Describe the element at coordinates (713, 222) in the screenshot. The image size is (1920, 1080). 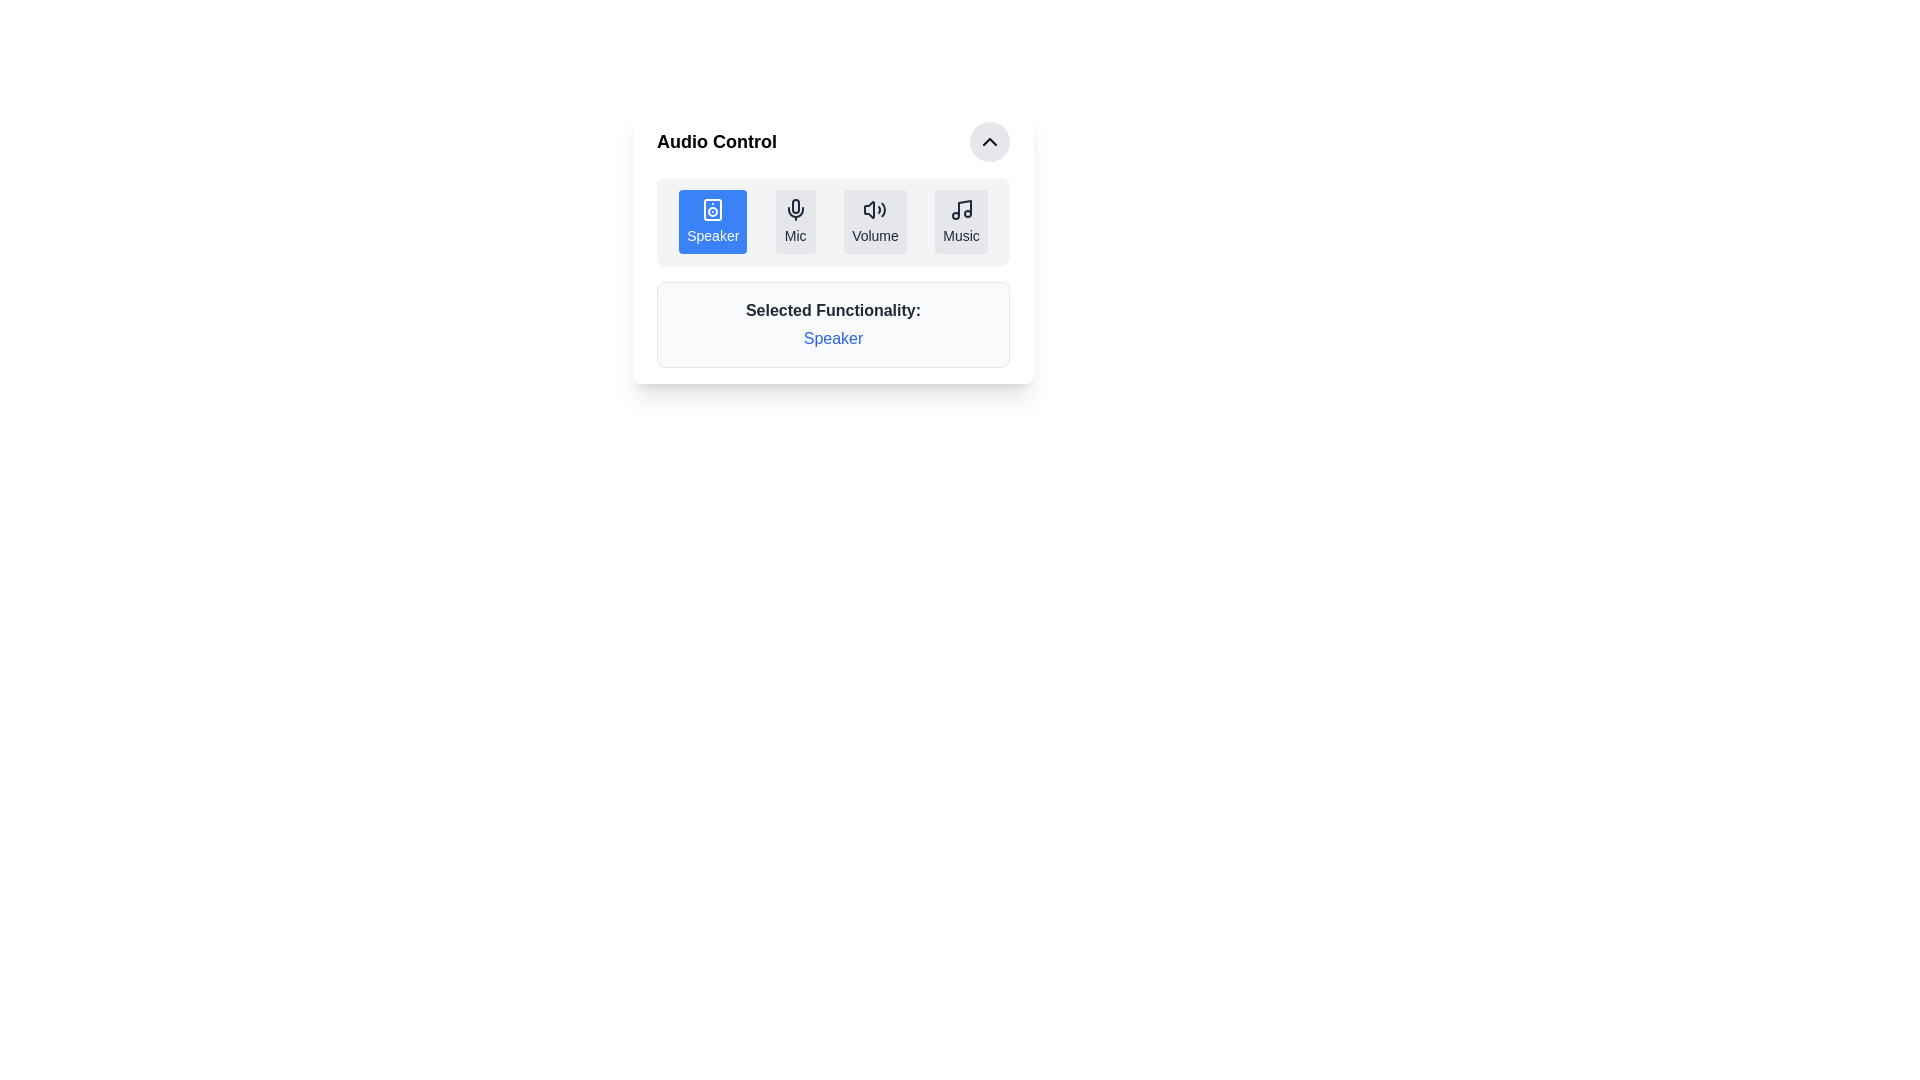
I see `the 'Speaker' button, which is the first button in a series of four horizontally arranged buttons at the top center of the audio control interface` at that location.